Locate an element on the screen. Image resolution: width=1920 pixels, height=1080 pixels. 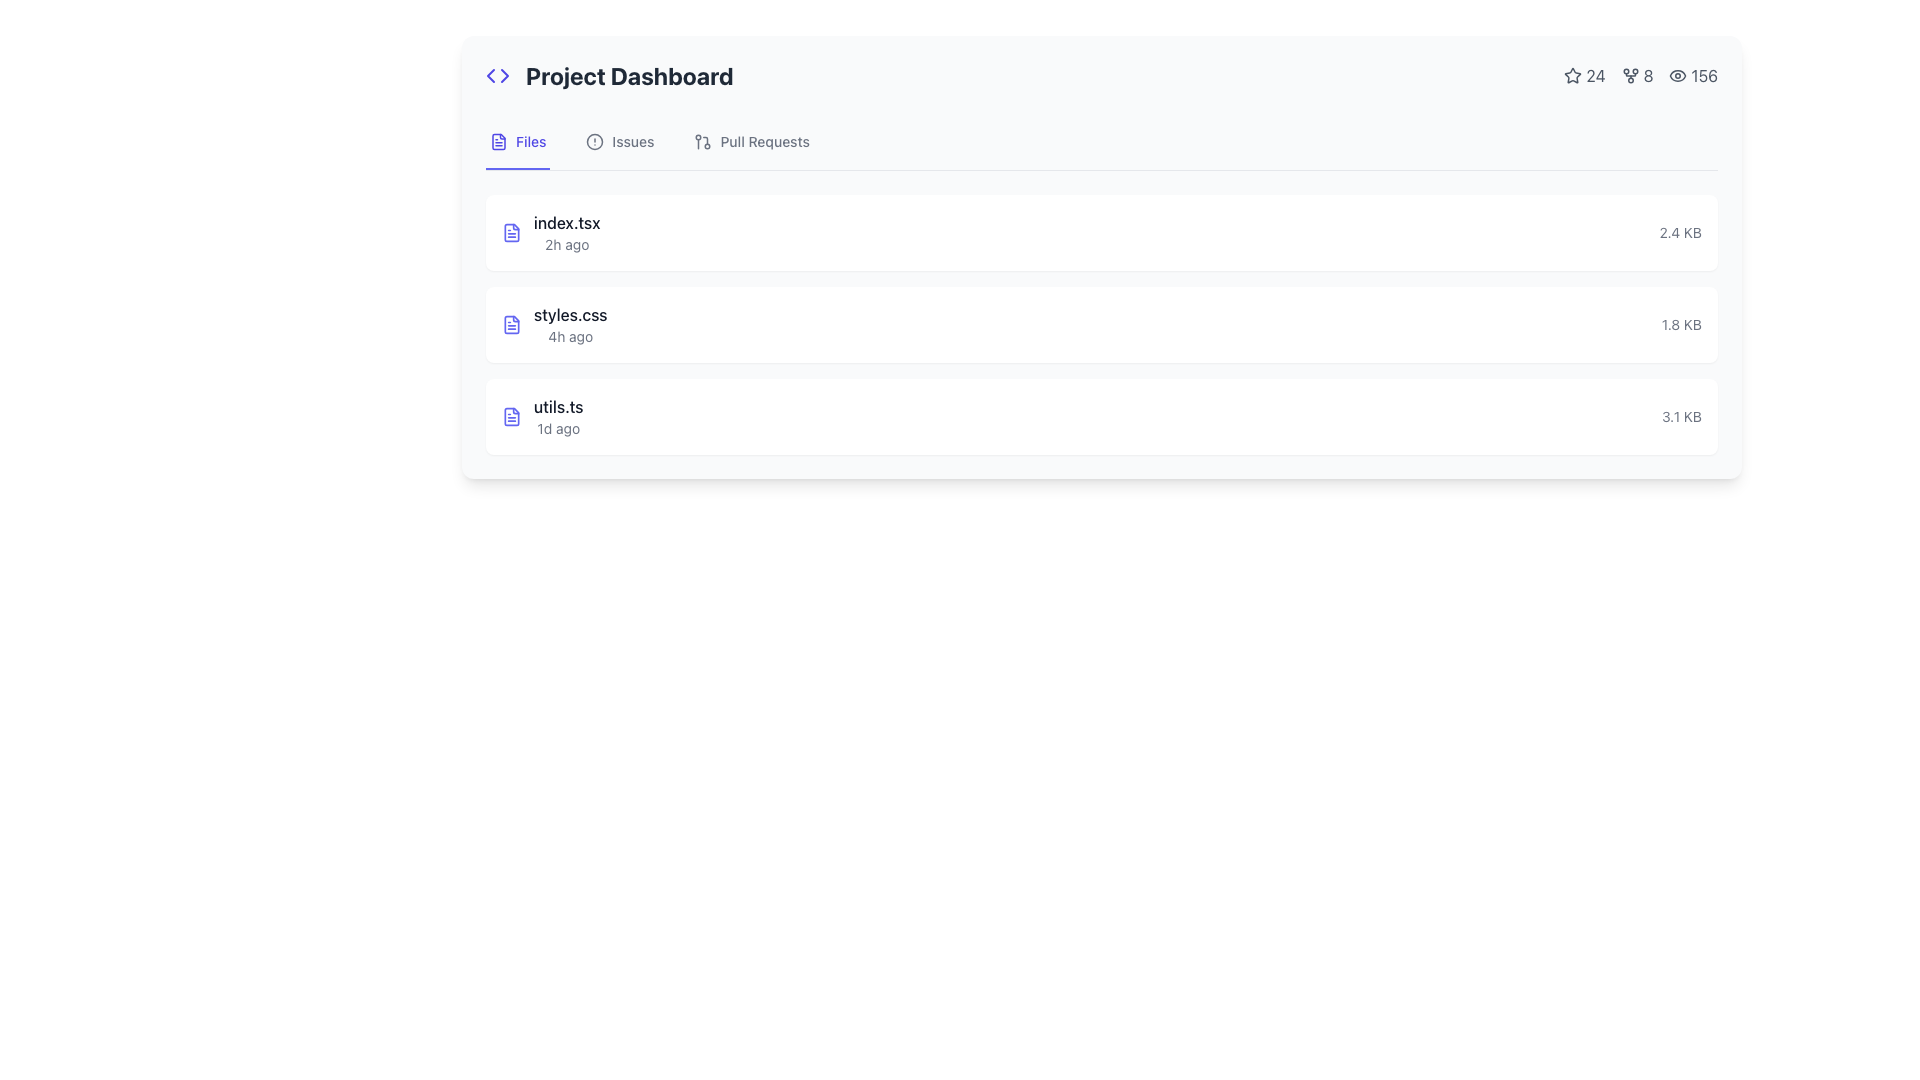
text label displaying '2.4 KB' located to the far right of the entry for 'index.tsx', aligned horizontally with the file name and timestamp is located at coordinates (1680, 231).